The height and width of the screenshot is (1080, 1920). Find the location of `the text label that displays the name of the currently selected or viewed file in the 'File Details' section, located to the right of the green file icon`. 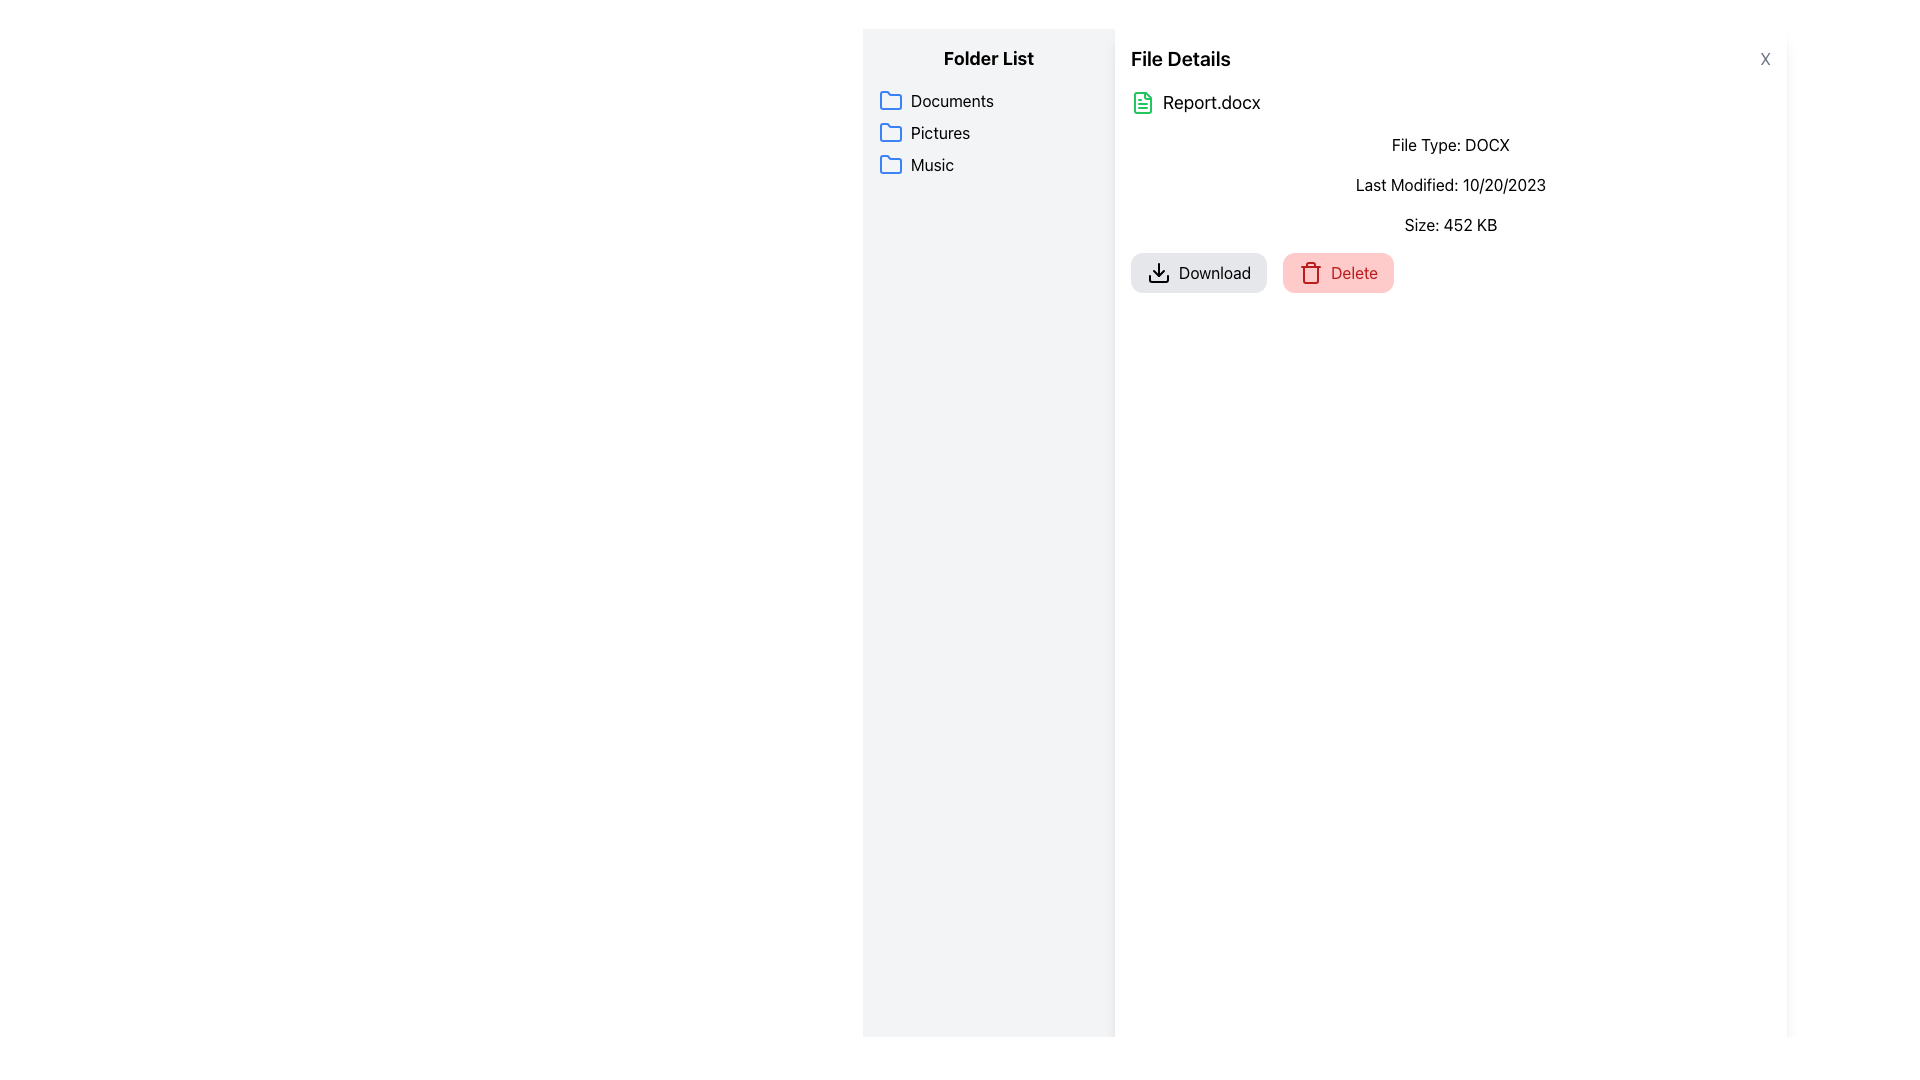

the text label that displays the name of the currently selected or viewed file in the 'File Details' section, located to the right of the green file icon is located at coordinates (1210, 103).